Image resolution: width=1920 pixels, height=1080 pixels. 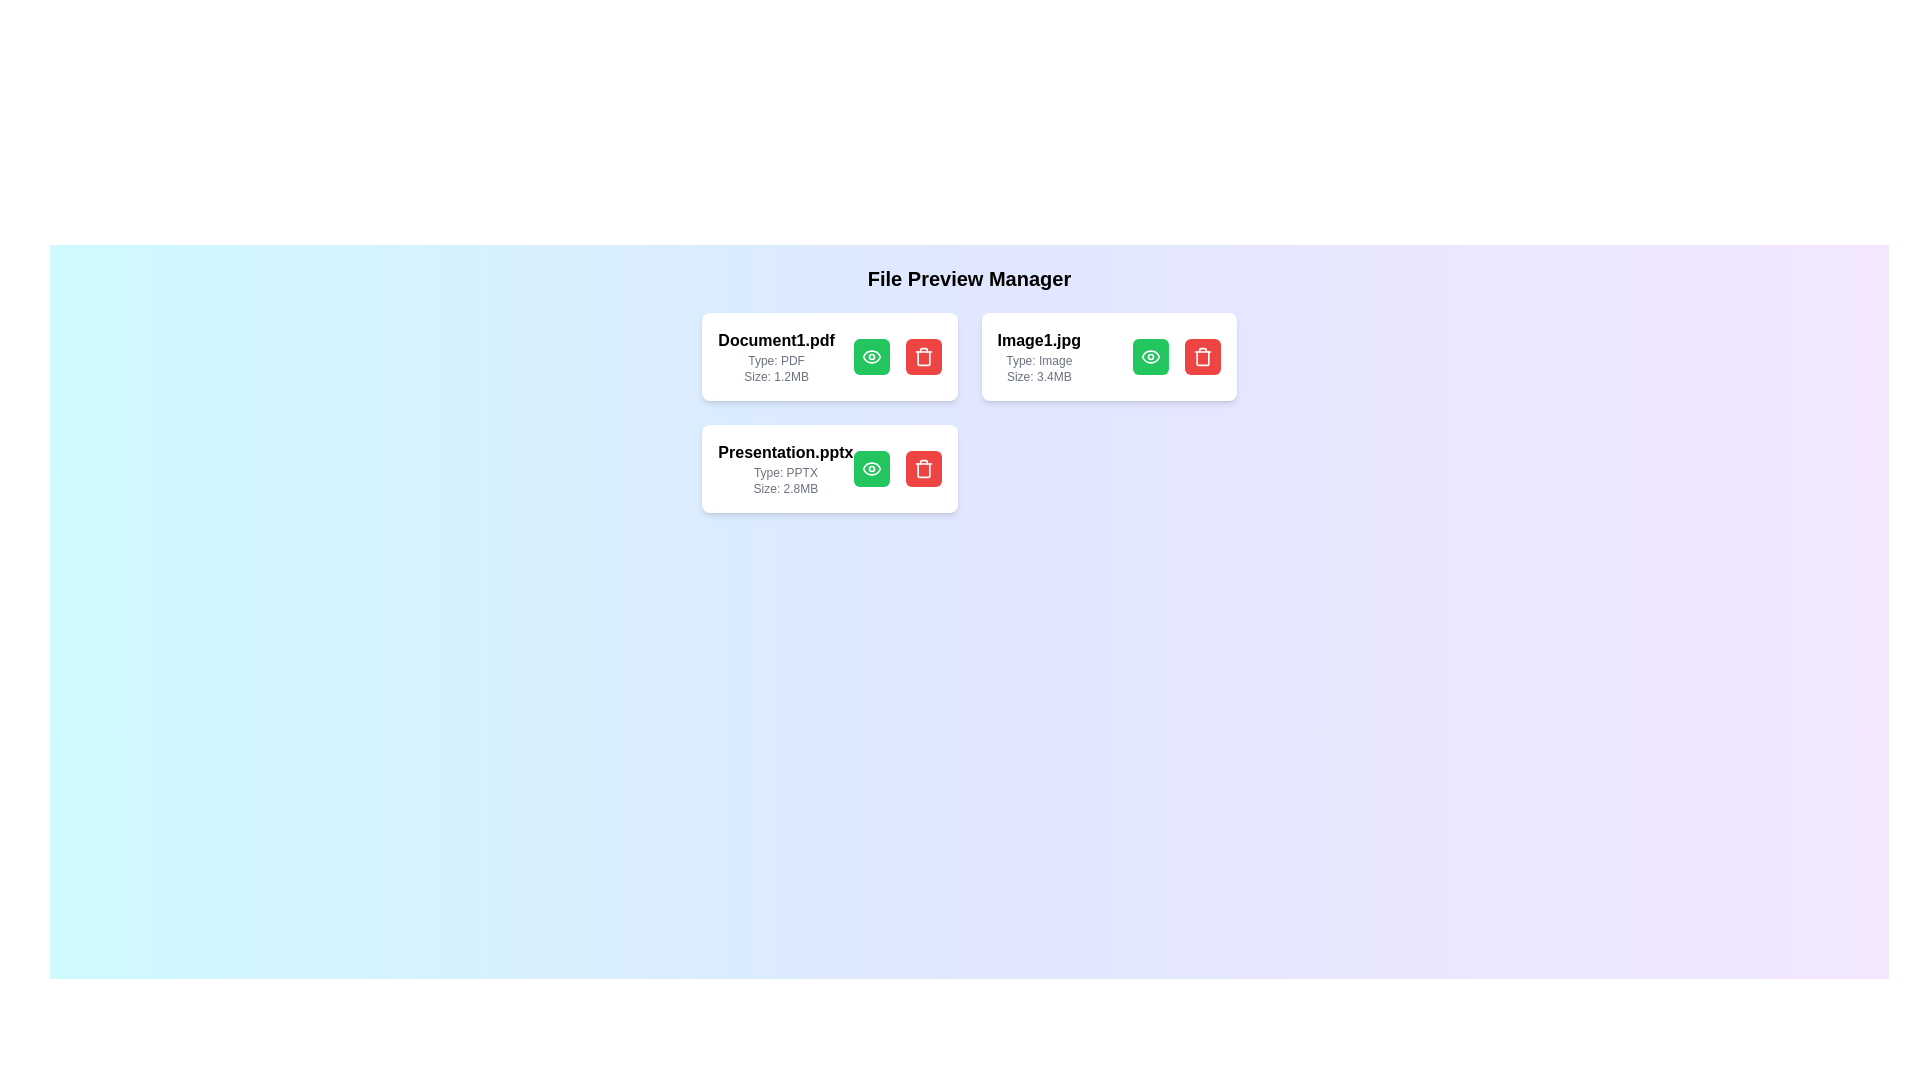 I want to click on the text label displaying 'Size: 3.4MB' located beneath the file 'Image1.jpg', so click(x=1039, y=377).